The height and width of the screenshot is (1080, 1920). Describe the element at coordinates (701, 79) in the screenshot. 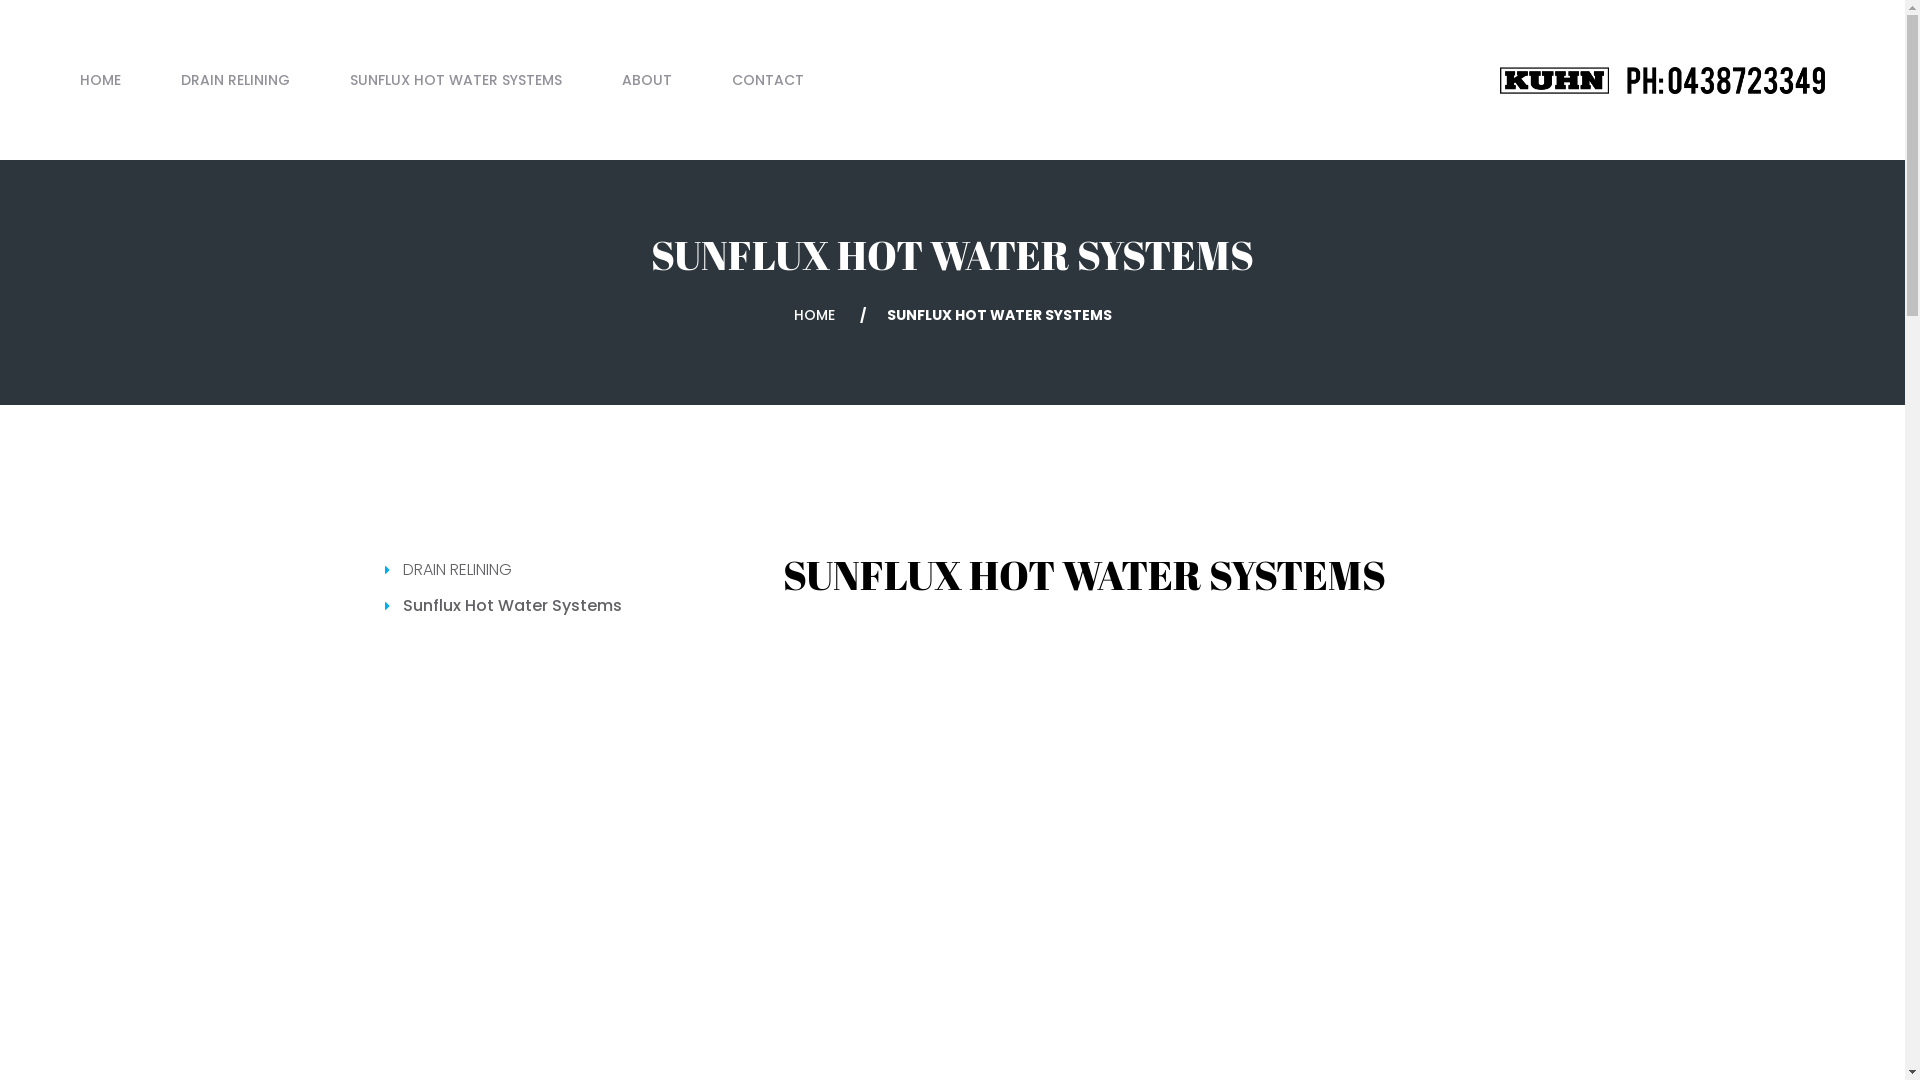

I see `'CONTACT'` at that location.